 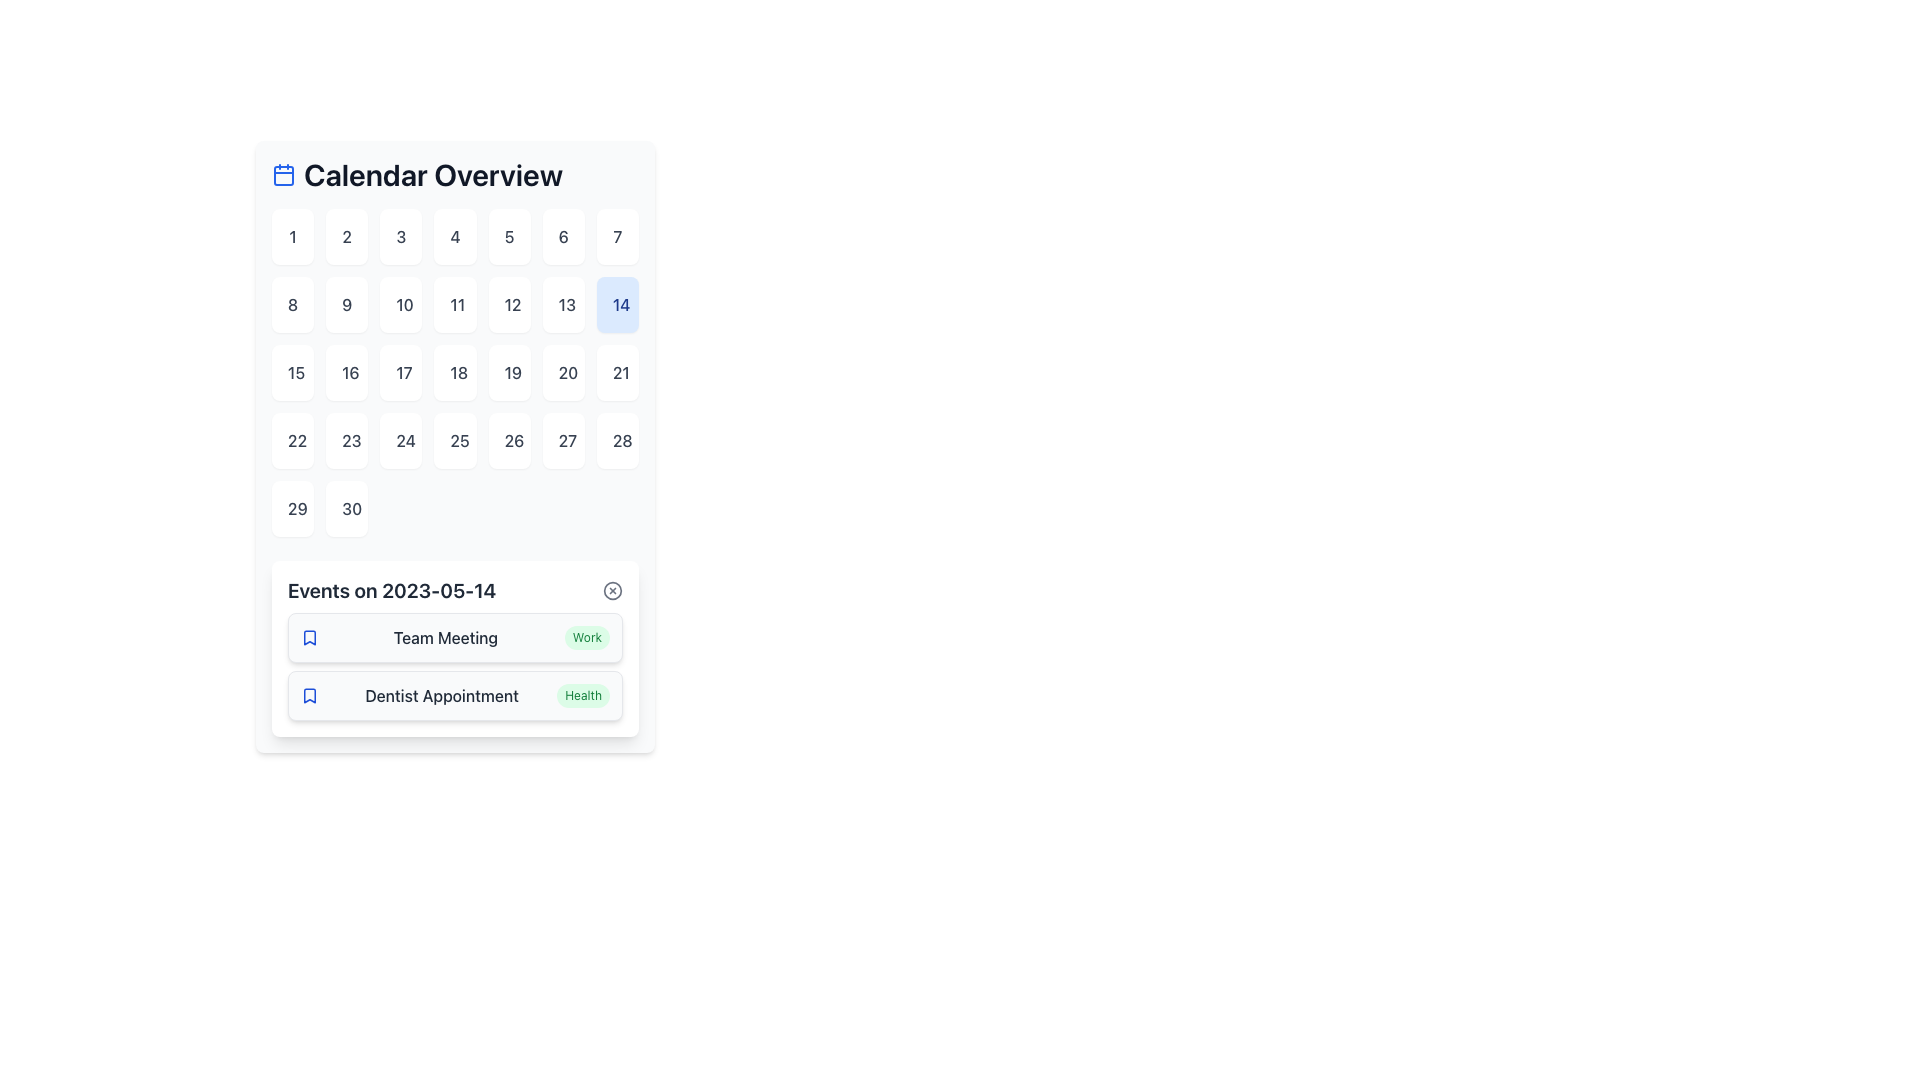 I want to click on the square-shaped button with a white background and bold gray text '20', so click(x=562, y=373).